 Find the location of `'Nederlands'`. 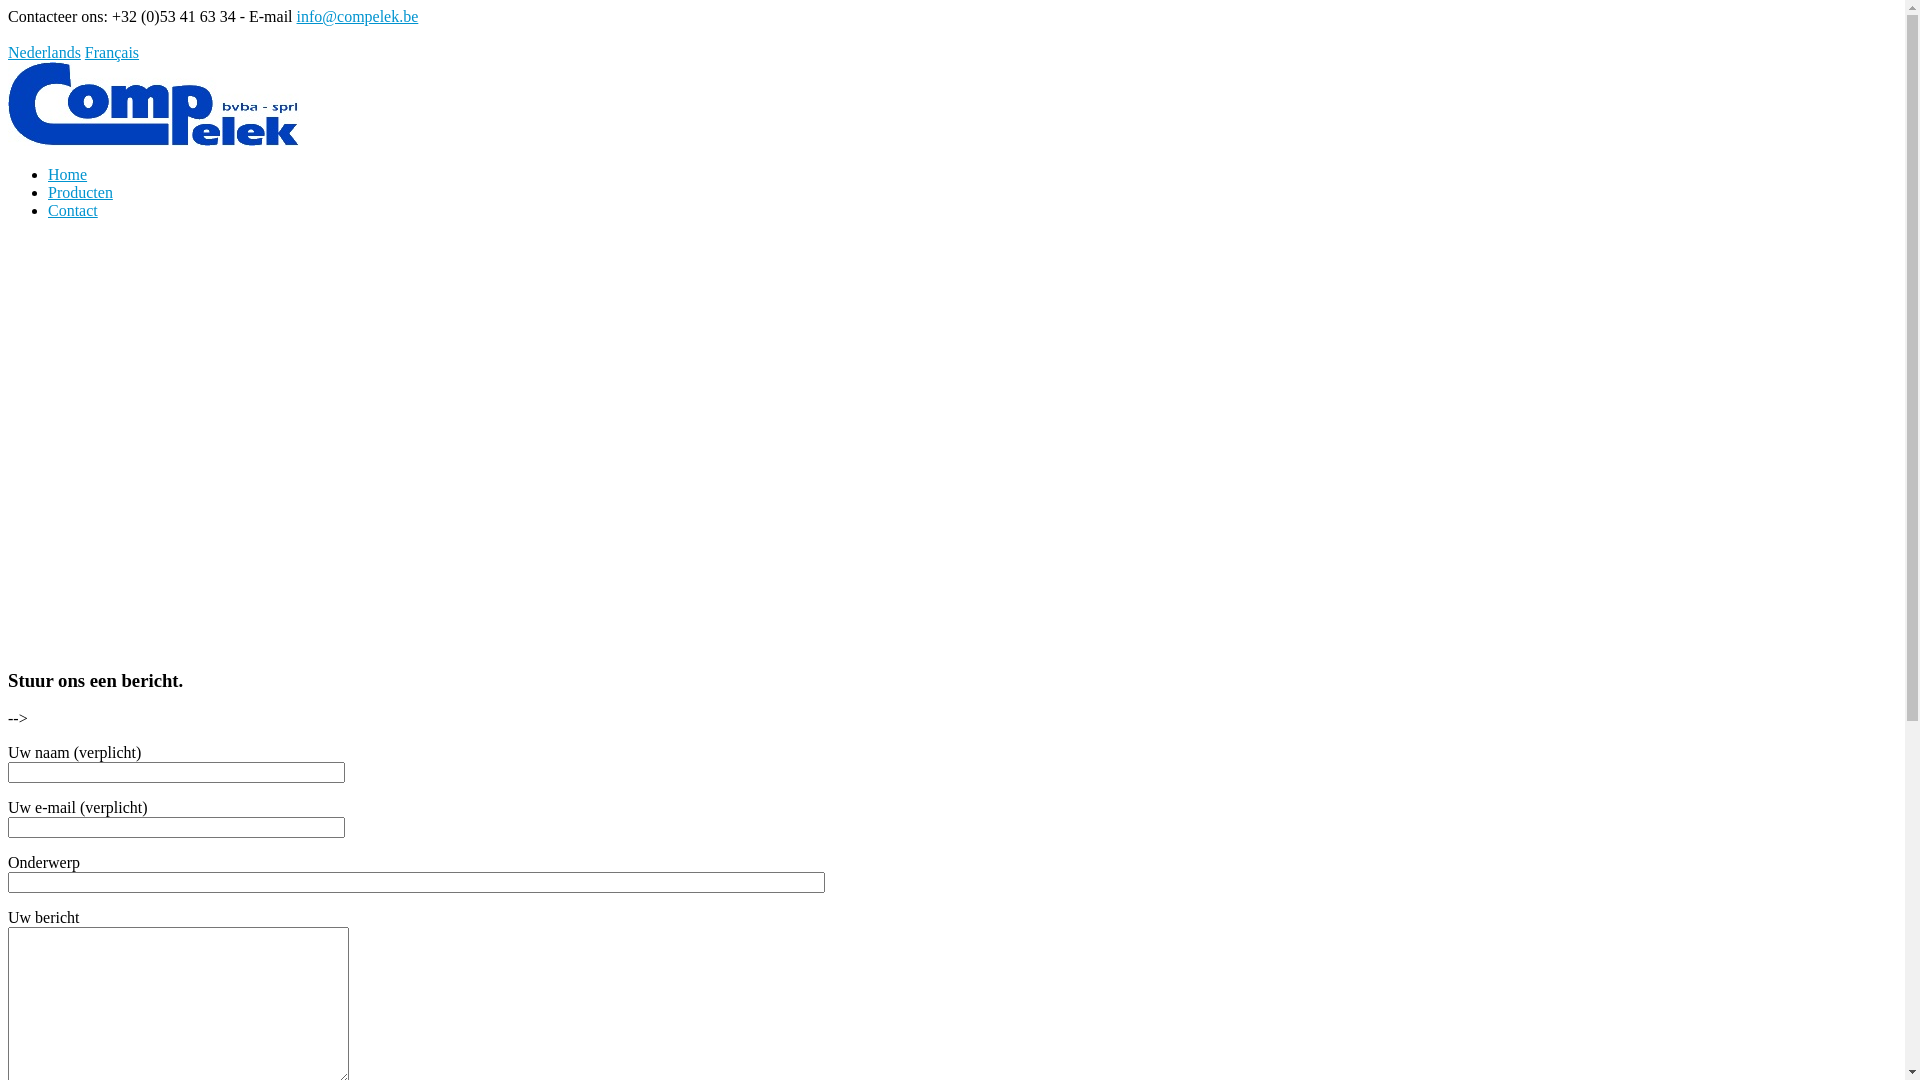

'Nederlands' is located at coordinates (44, 51).